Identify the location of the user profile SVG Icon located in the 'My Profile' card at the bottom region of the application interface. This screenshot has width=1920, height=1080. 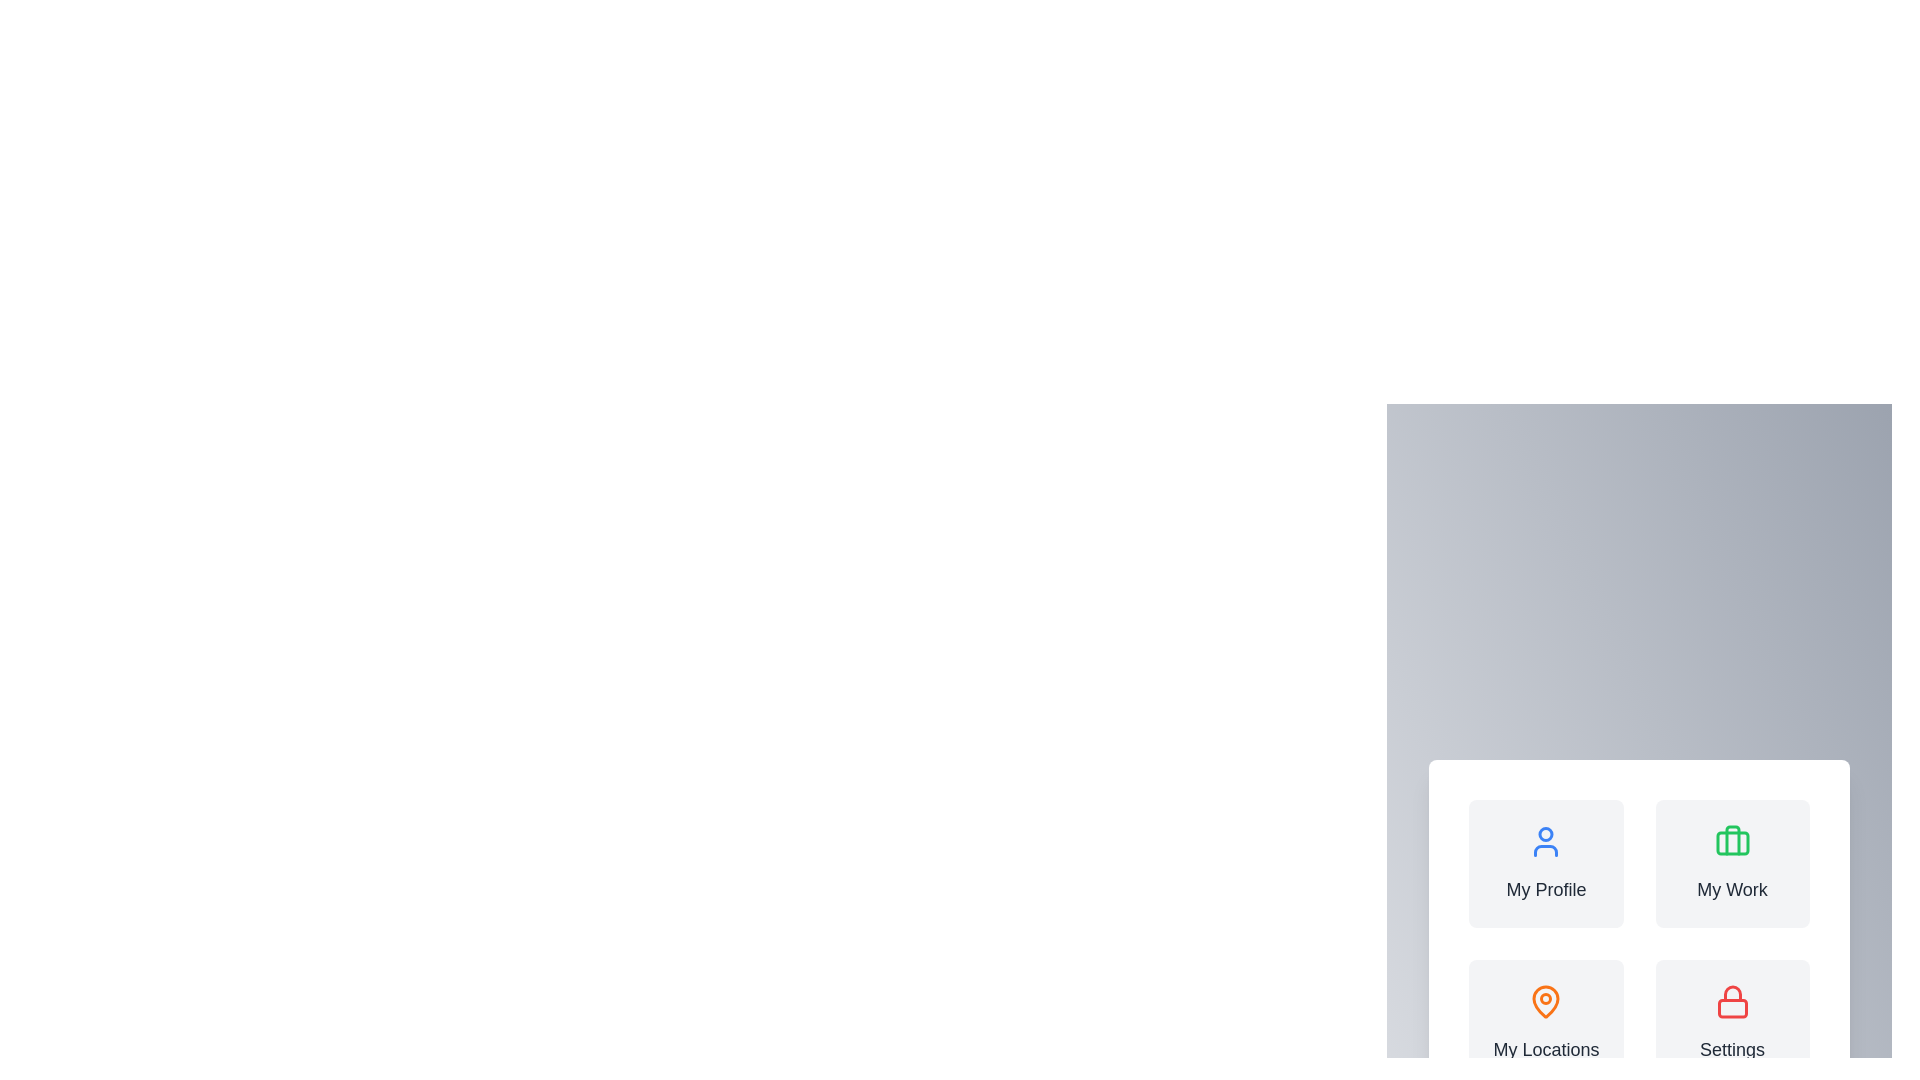
(1545, 841).